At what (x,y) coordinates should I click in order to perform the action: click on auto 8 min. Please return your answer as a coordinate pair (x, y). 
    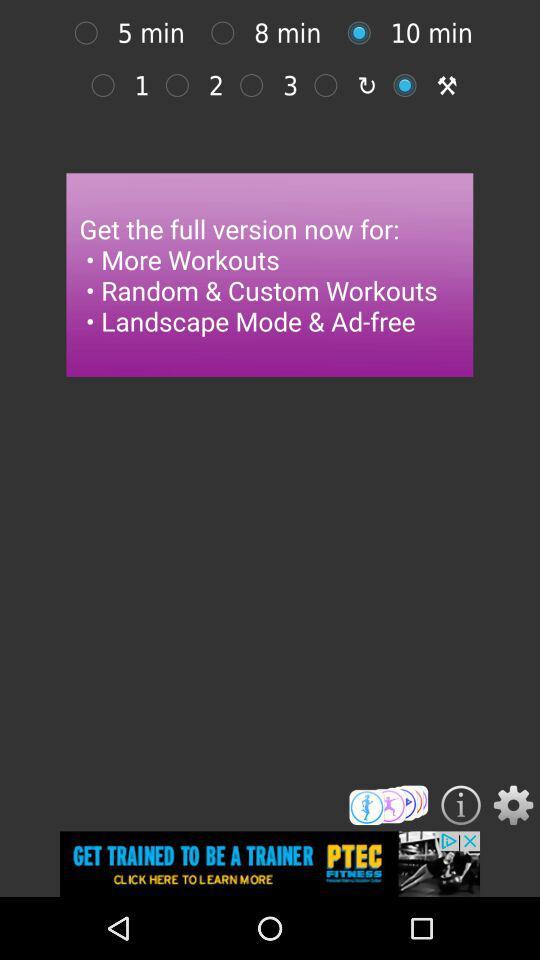
    Looking at the image, I should click on (226, 32).